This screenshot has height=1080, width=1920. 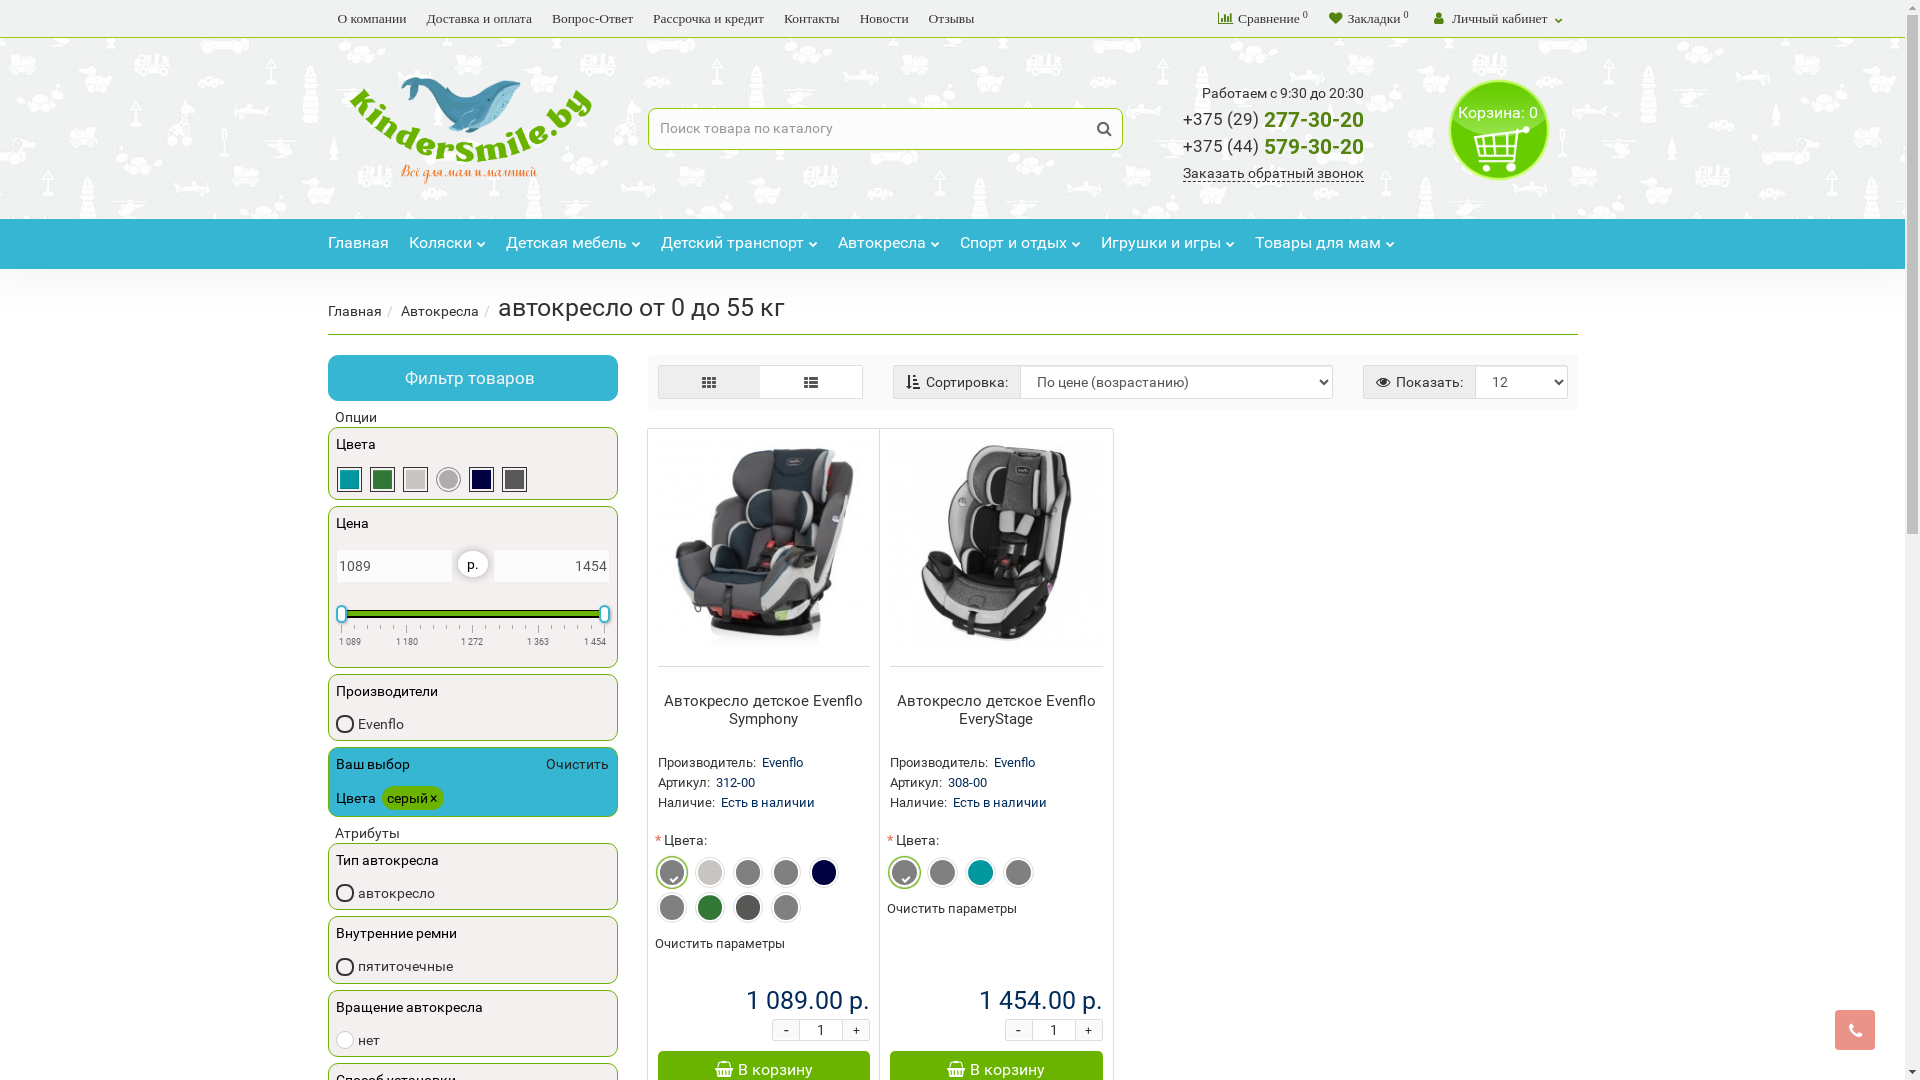 What do you see at coordinates (785, 1029) in the screenshot?
I see `'-'` at bounding box center [785, 1029].